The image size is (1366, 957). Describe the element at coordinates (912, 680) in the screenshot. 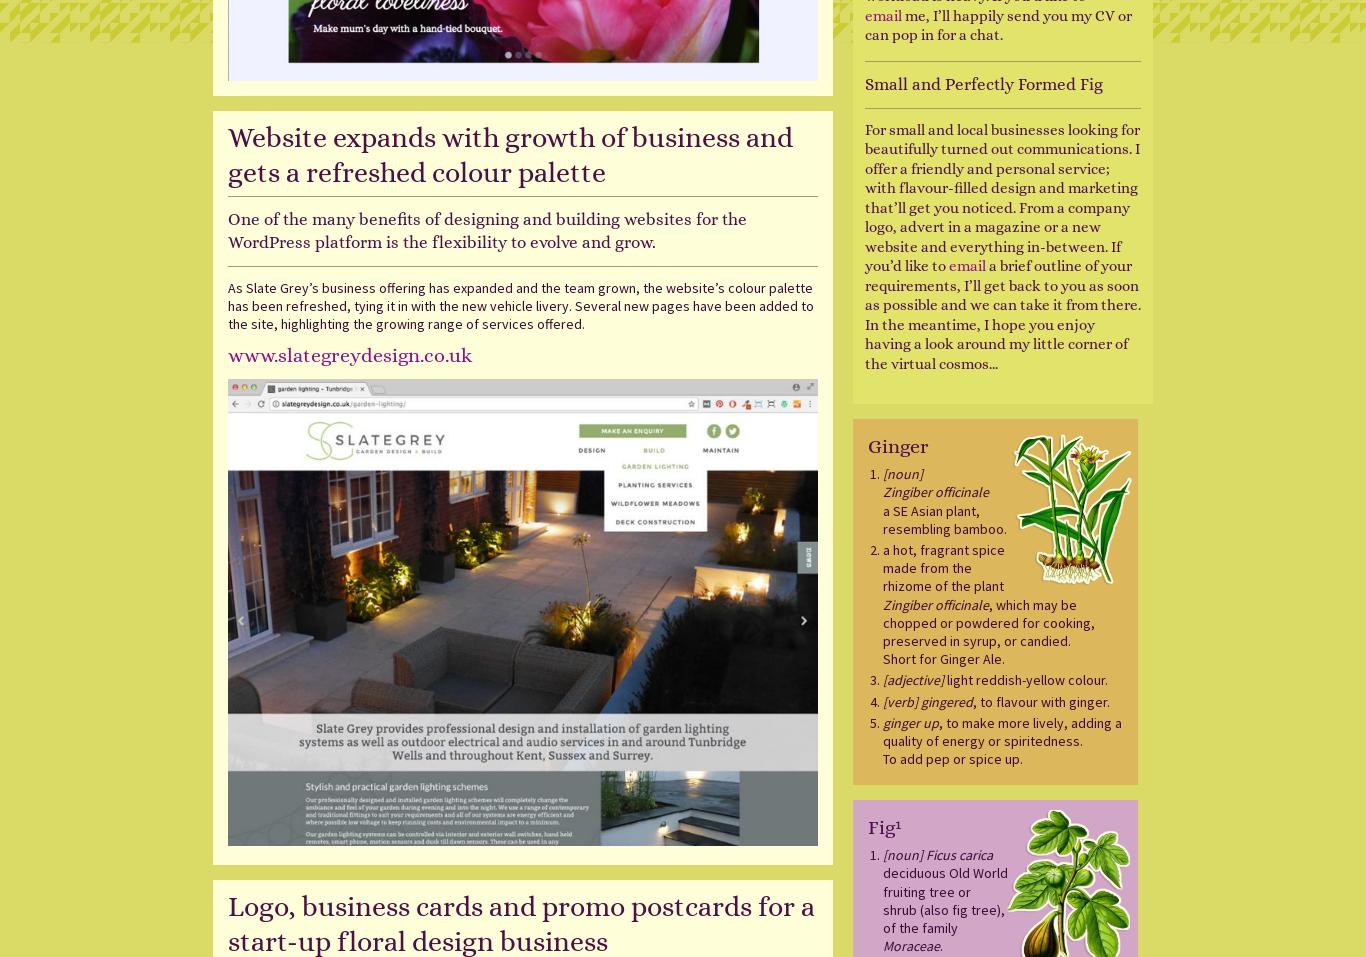

I see `'[adjective]'` at that location.